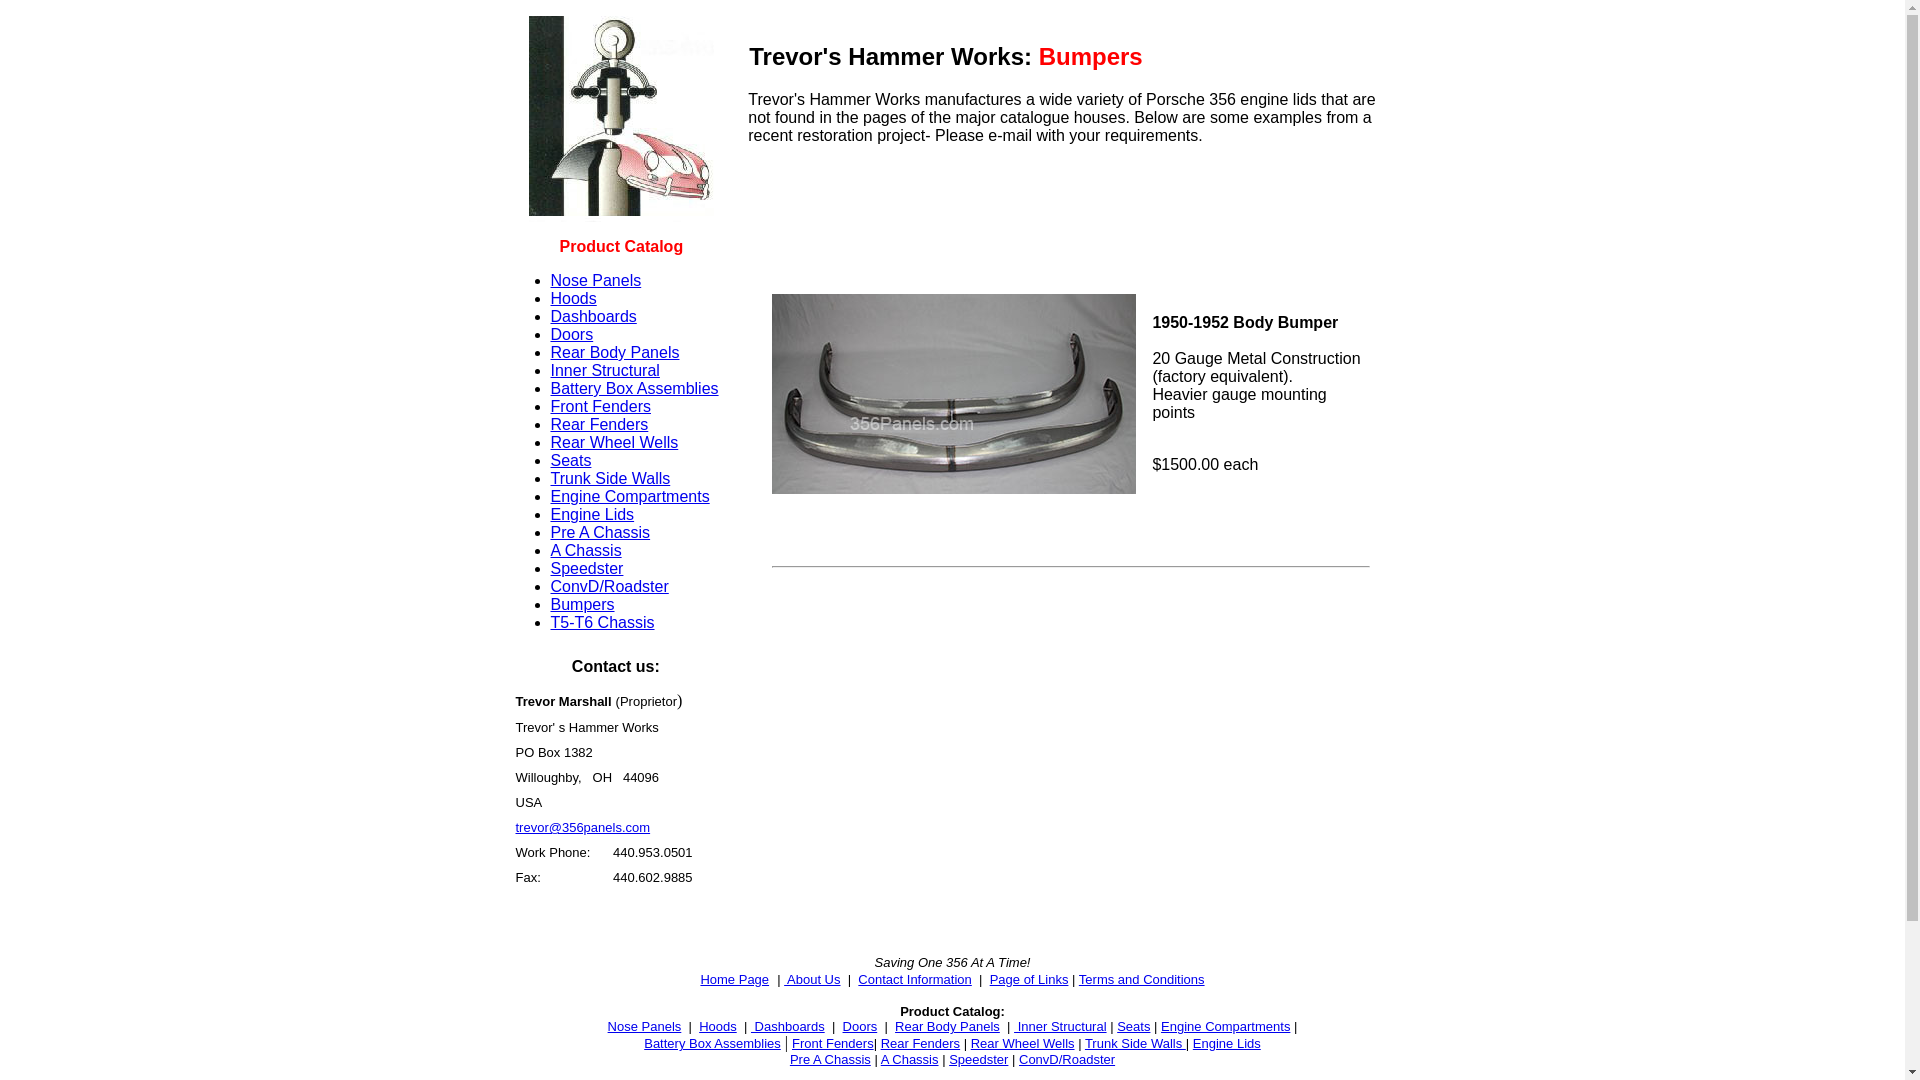 The height and width of the screenshot is (1080, 1920). What do you see at coordinates (580, 603) in the screenshot?
I see `'Bumpers'` at bounding box center [580, 603].